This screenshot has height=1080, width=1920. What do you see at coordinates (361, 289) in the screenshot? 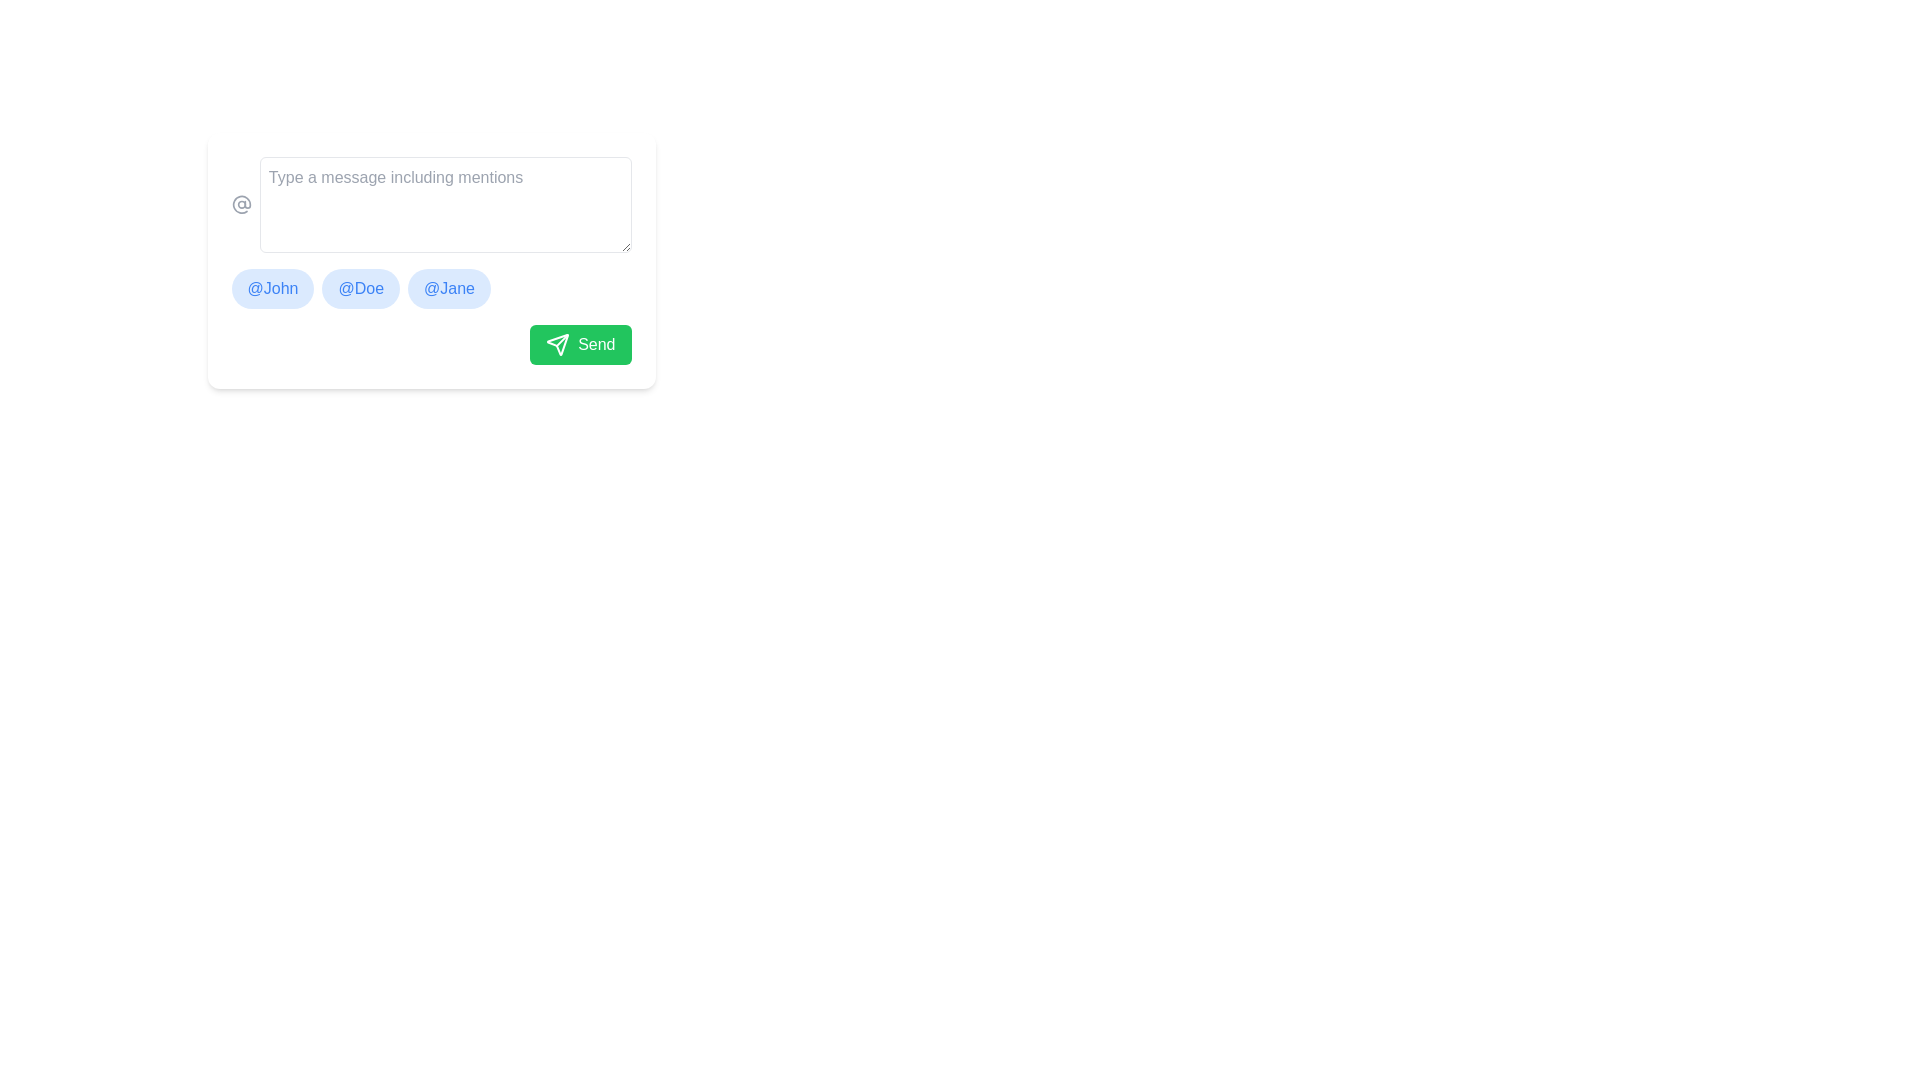
I see `the rounded button with a light blue background displaying '@Doe'` at bounding box center [361, 289].